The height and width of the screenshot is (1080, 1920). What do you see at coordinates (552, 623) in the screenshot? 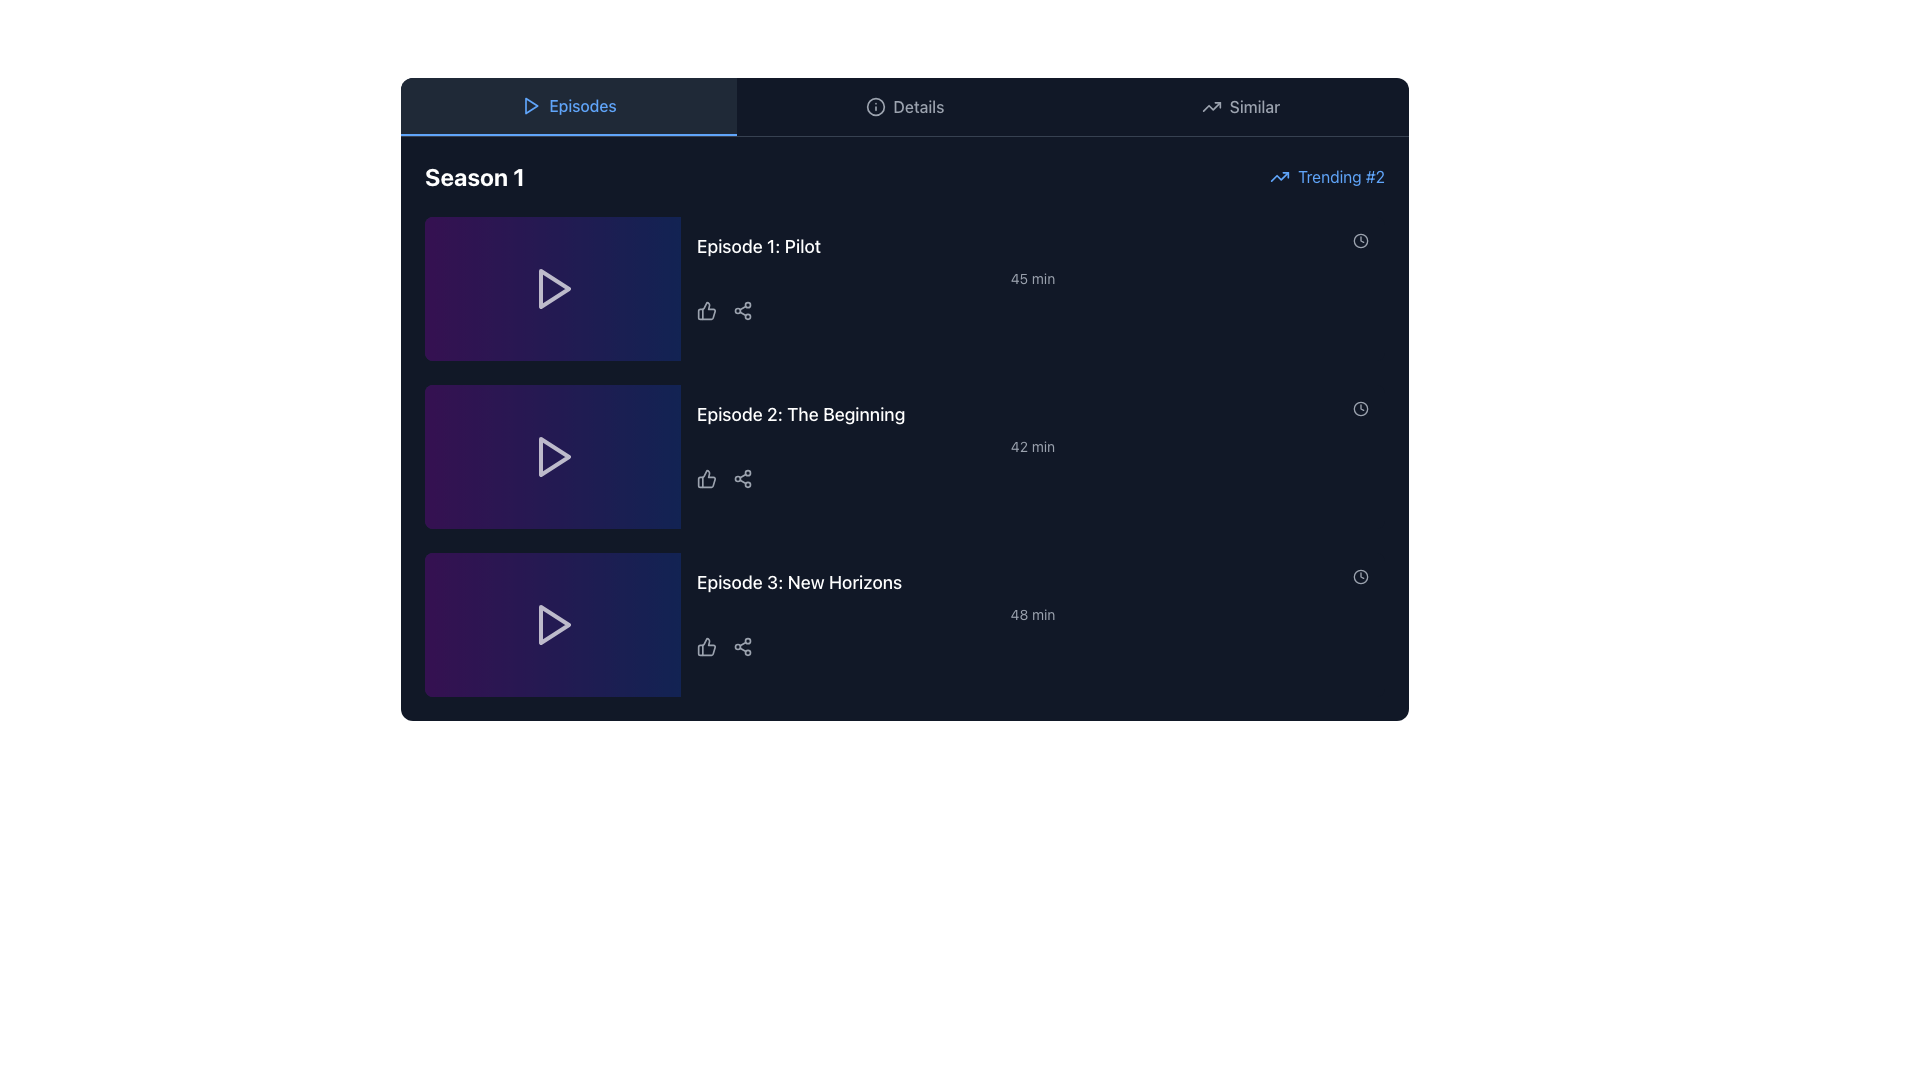
I see `the play button for 'Episode 3: New Horizons' to change its opacity` at bounding box center [552, 623].